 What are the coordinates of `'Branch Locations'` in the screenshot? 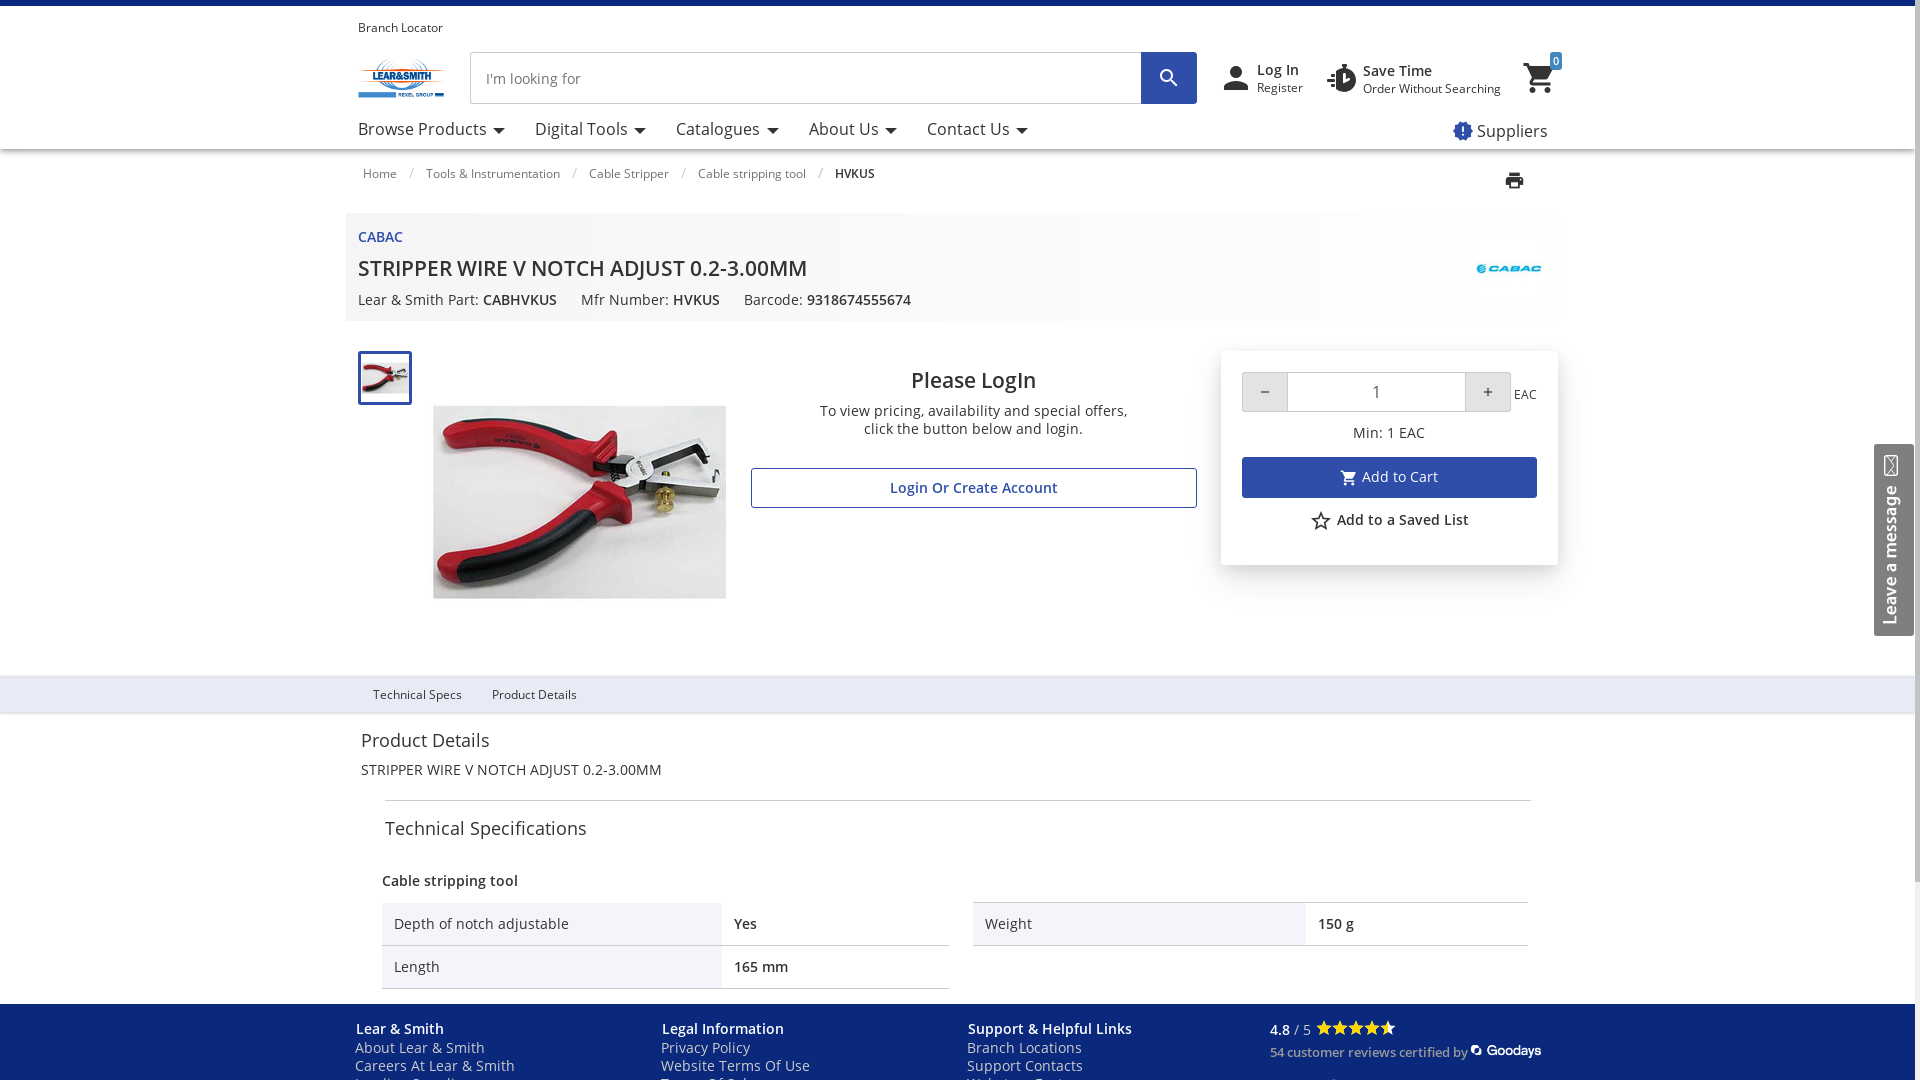 It's located at (1023, 1046).